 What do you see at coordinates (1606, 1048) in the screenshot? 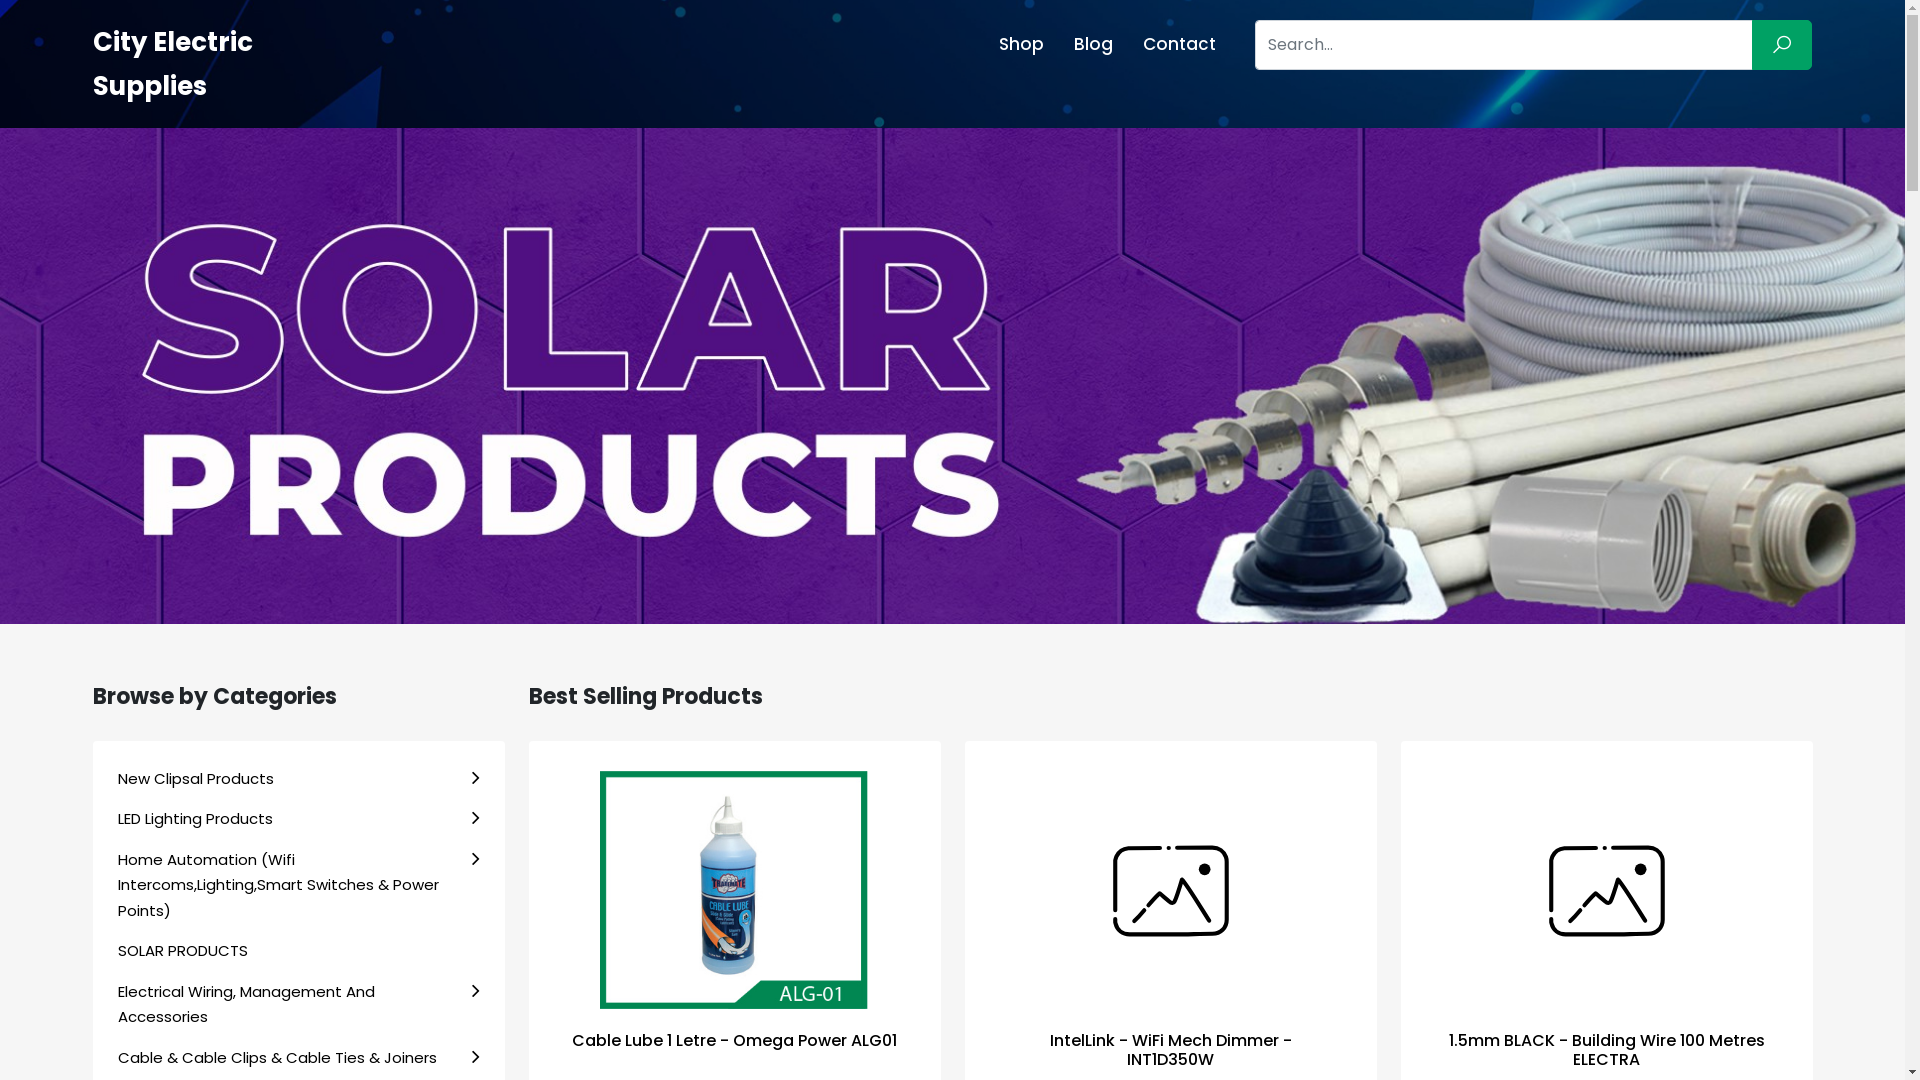
I see `'1.5mm BLACK - Building Wire 100 Metres ELECTRA'` at bounding box center [1606, 1048].